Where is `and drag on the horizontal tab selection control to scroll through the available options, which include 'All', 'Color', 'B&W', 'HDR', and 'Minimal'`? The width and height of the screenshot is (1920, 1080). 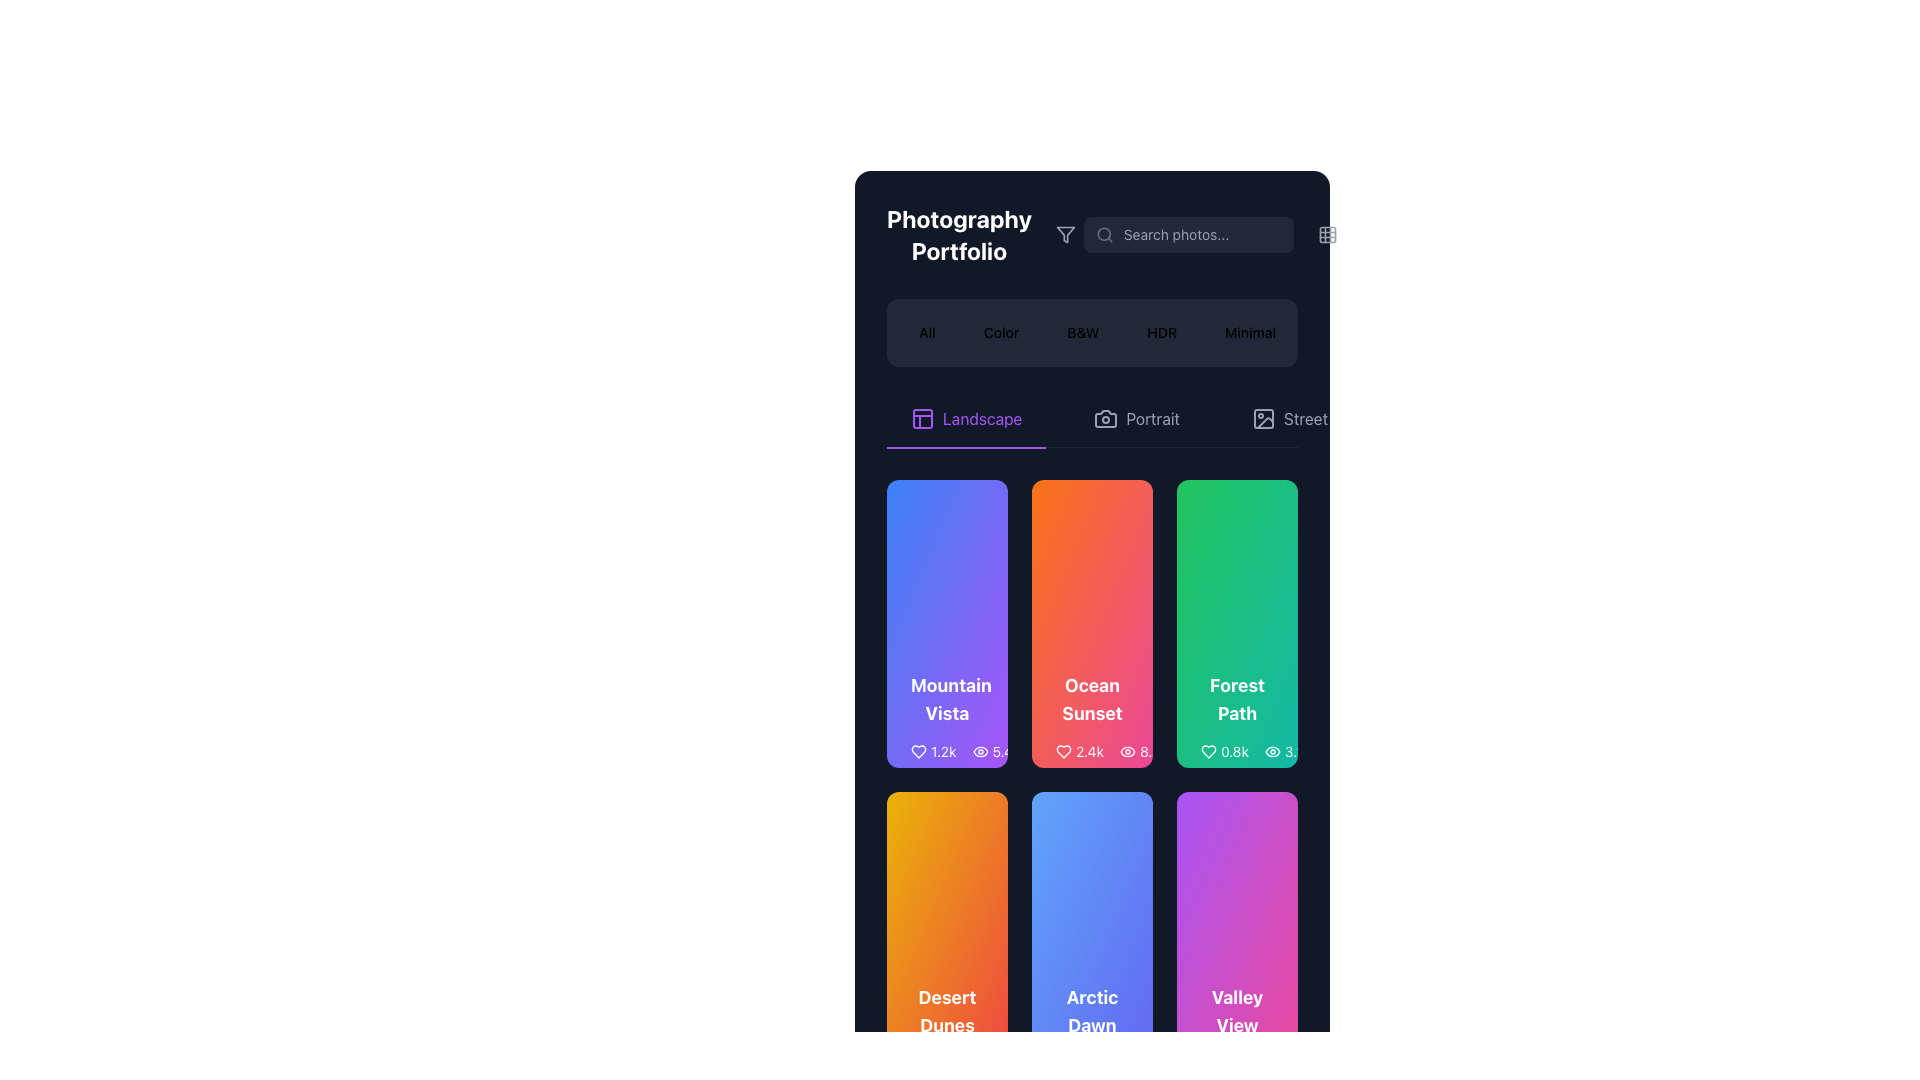
and drag on the horizontal tab selection control to scroll through the available options, which include 'All', 'Color', 'B&W', 'HDR', and 'Minimal' is located at coordinates (1091, 331).